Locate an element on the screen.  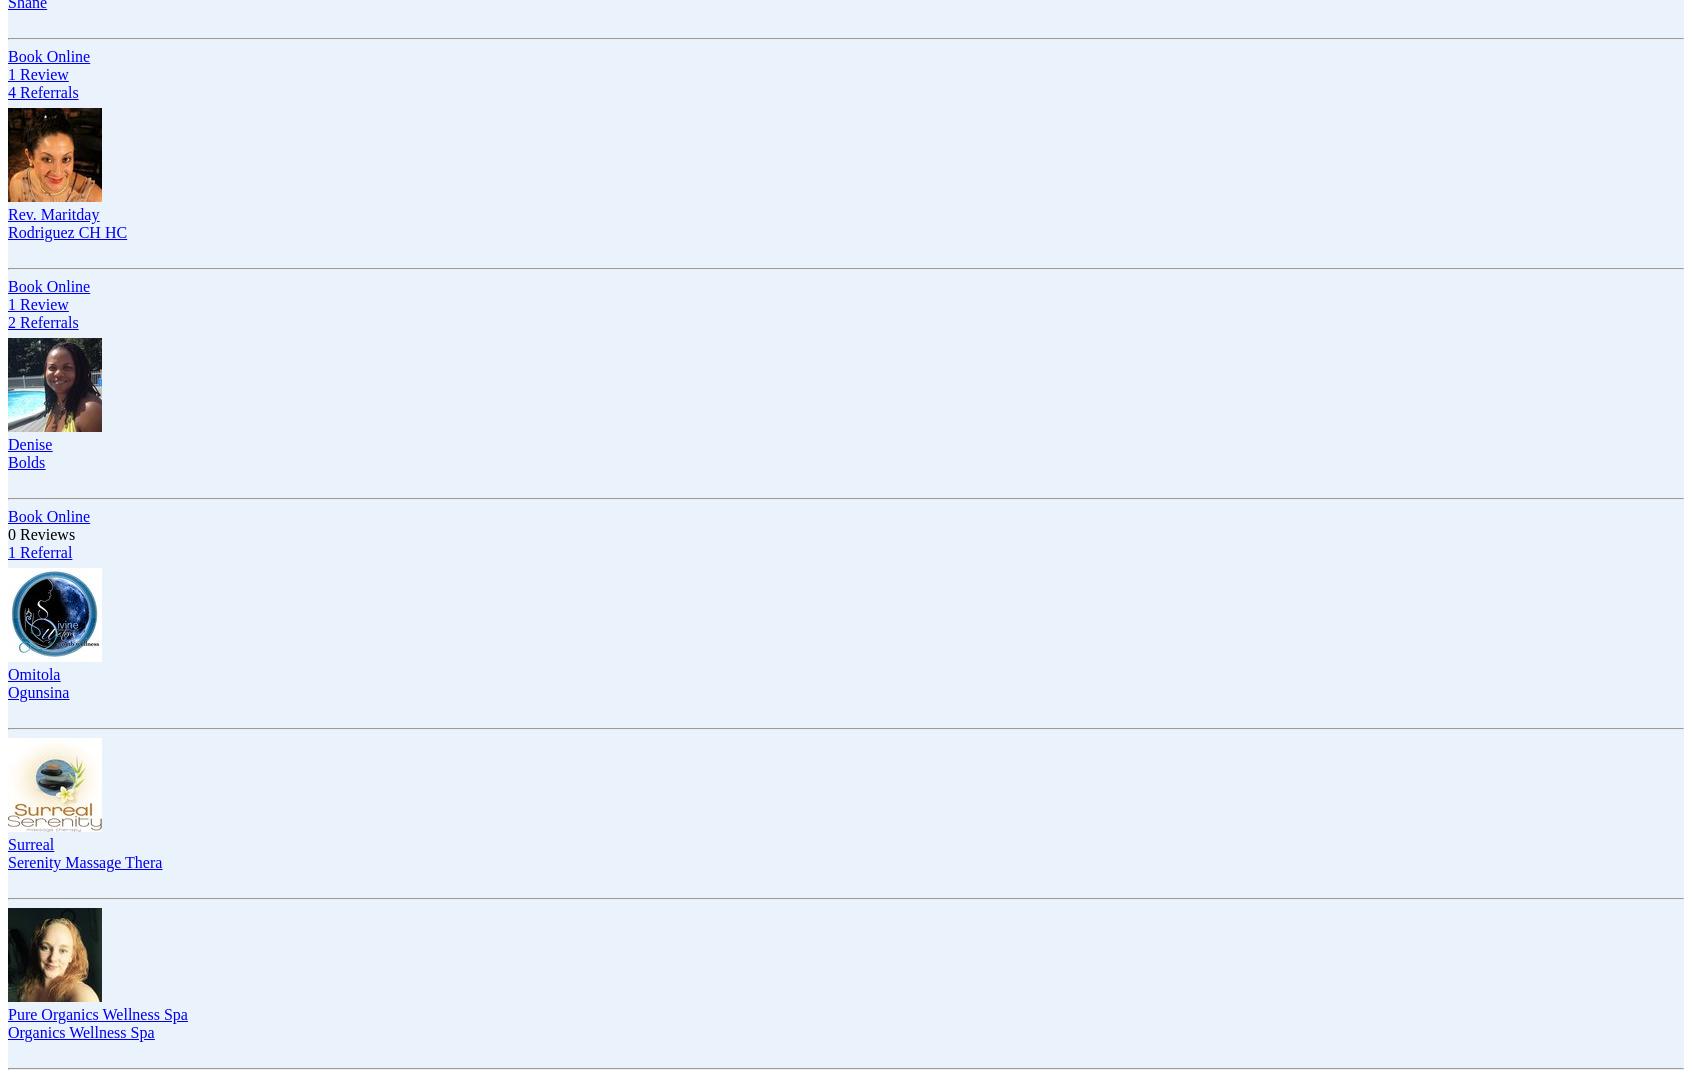
'Surreal' is located at coordinates (29, 844).